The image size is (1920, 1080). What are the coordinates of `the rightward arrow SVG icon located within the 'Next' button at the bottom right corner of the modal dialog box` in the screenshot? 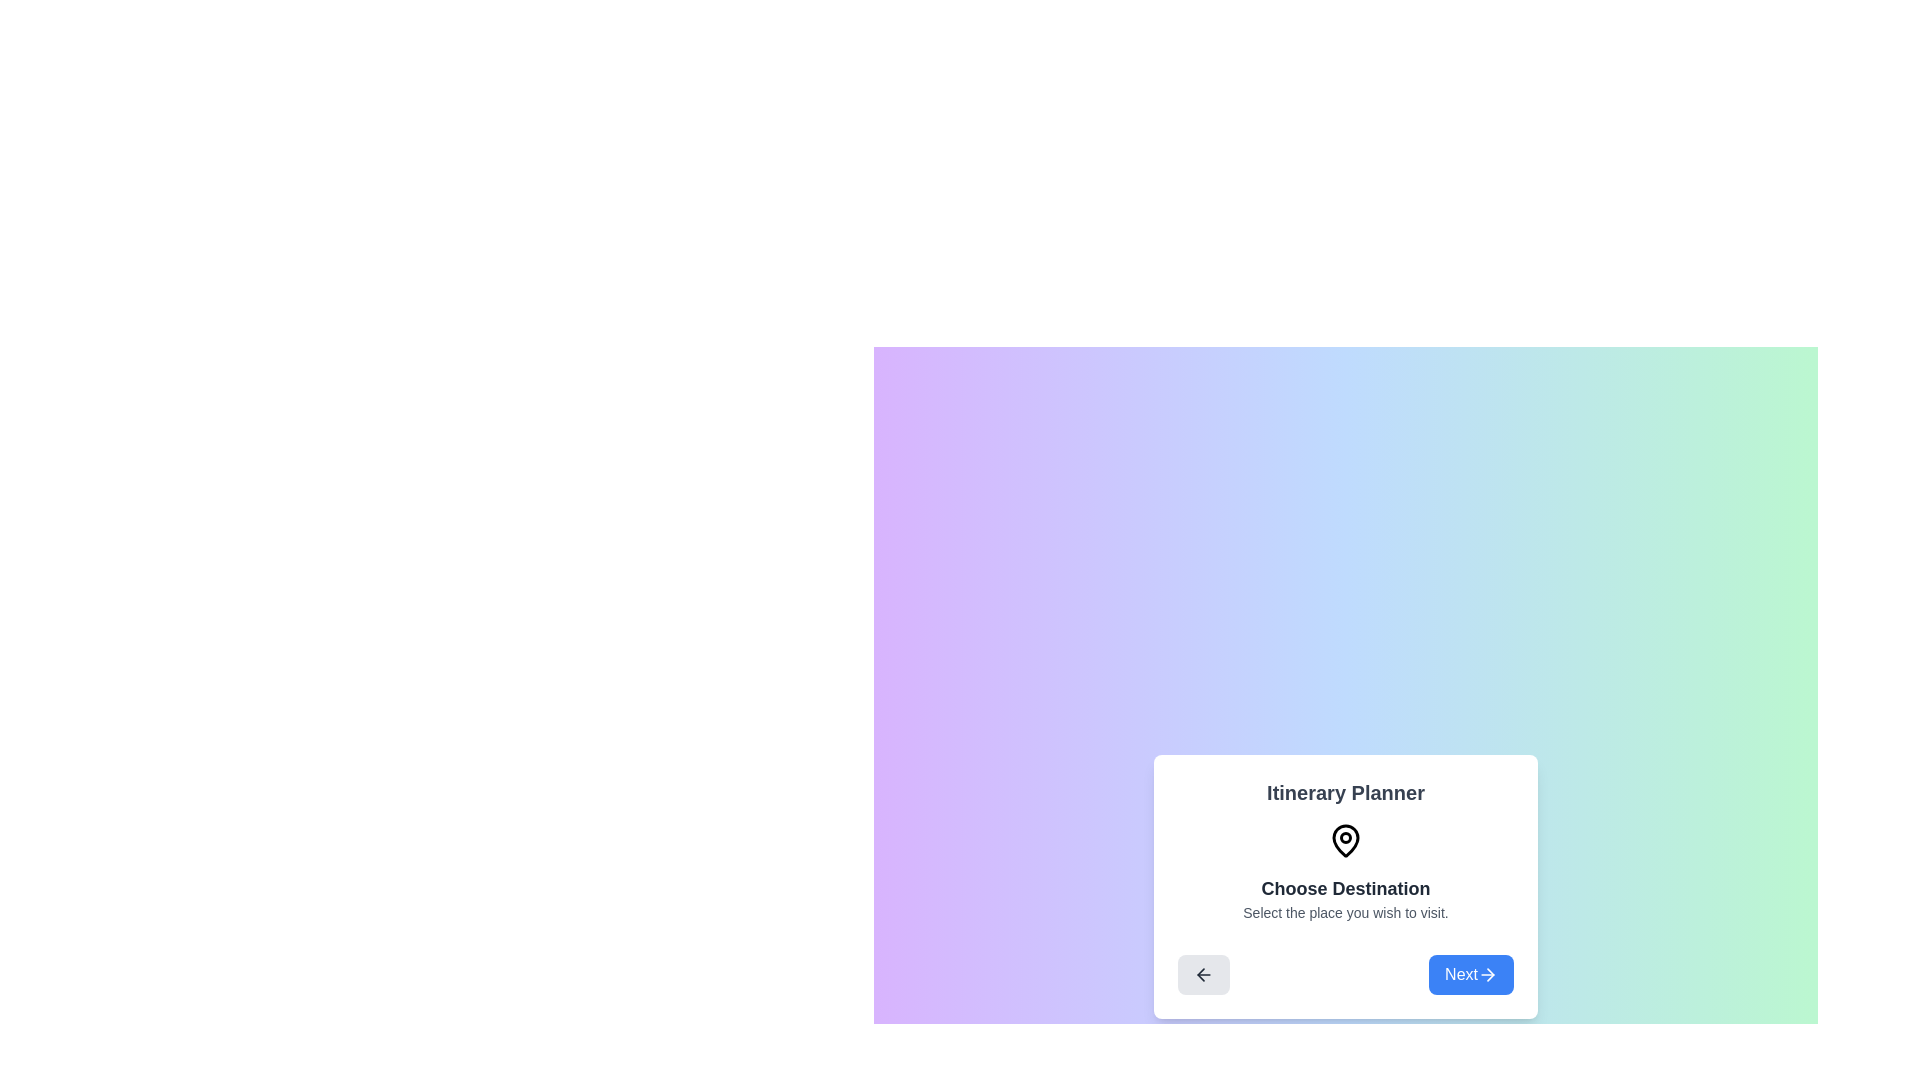 It's located at (1488, 974).